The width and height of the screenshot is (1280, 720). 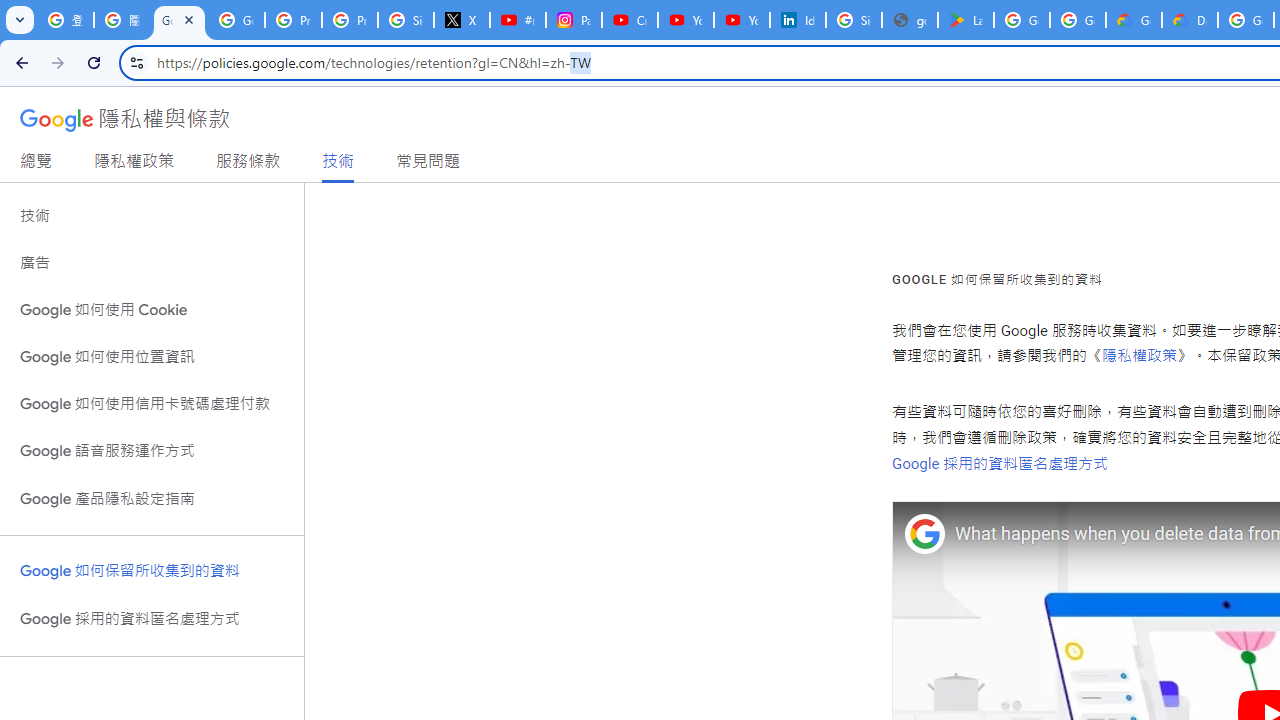 What do you see at coordinates (350, 20) in the screenshot?
I see `'Privacy Help Center - Policies Help'` at bounding box center [350, 20].